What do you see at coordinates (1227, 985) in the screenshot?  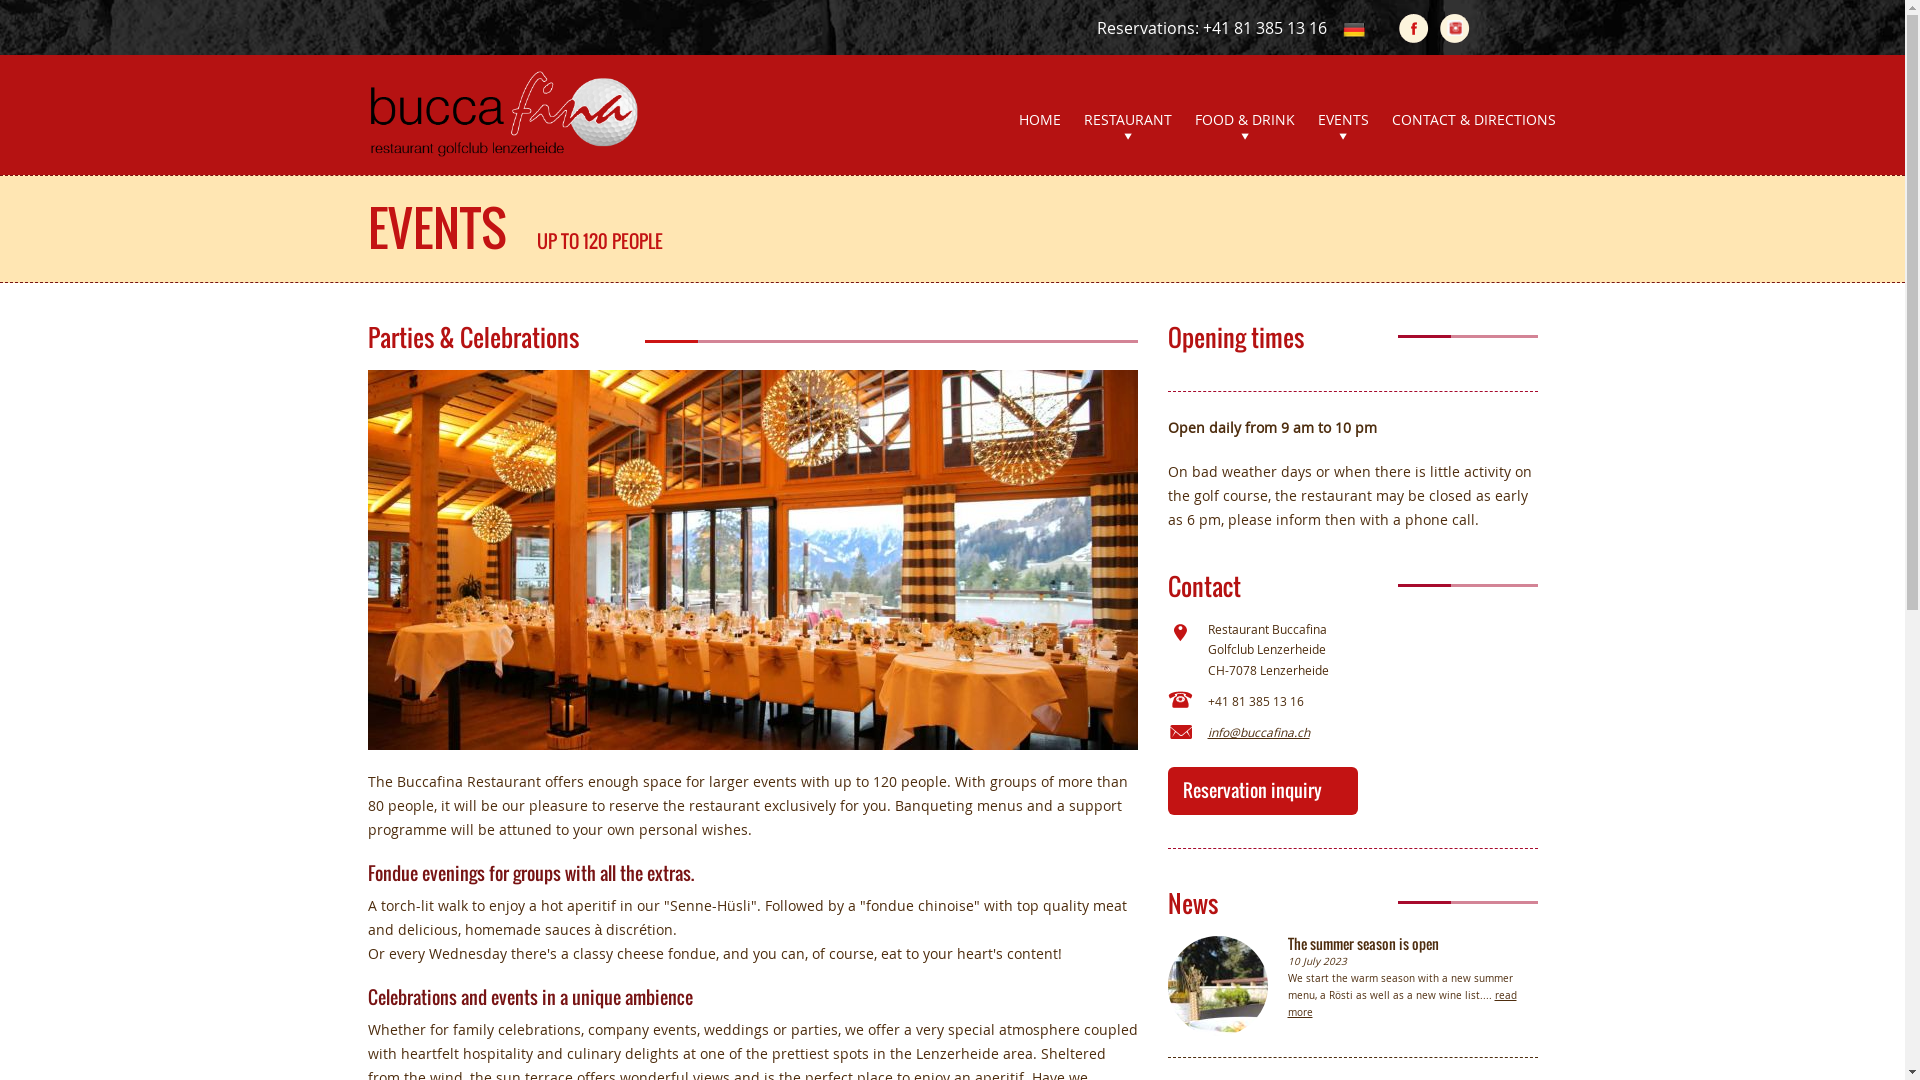 I see `'The summer season is open'` at bounding box center [1227, 985].